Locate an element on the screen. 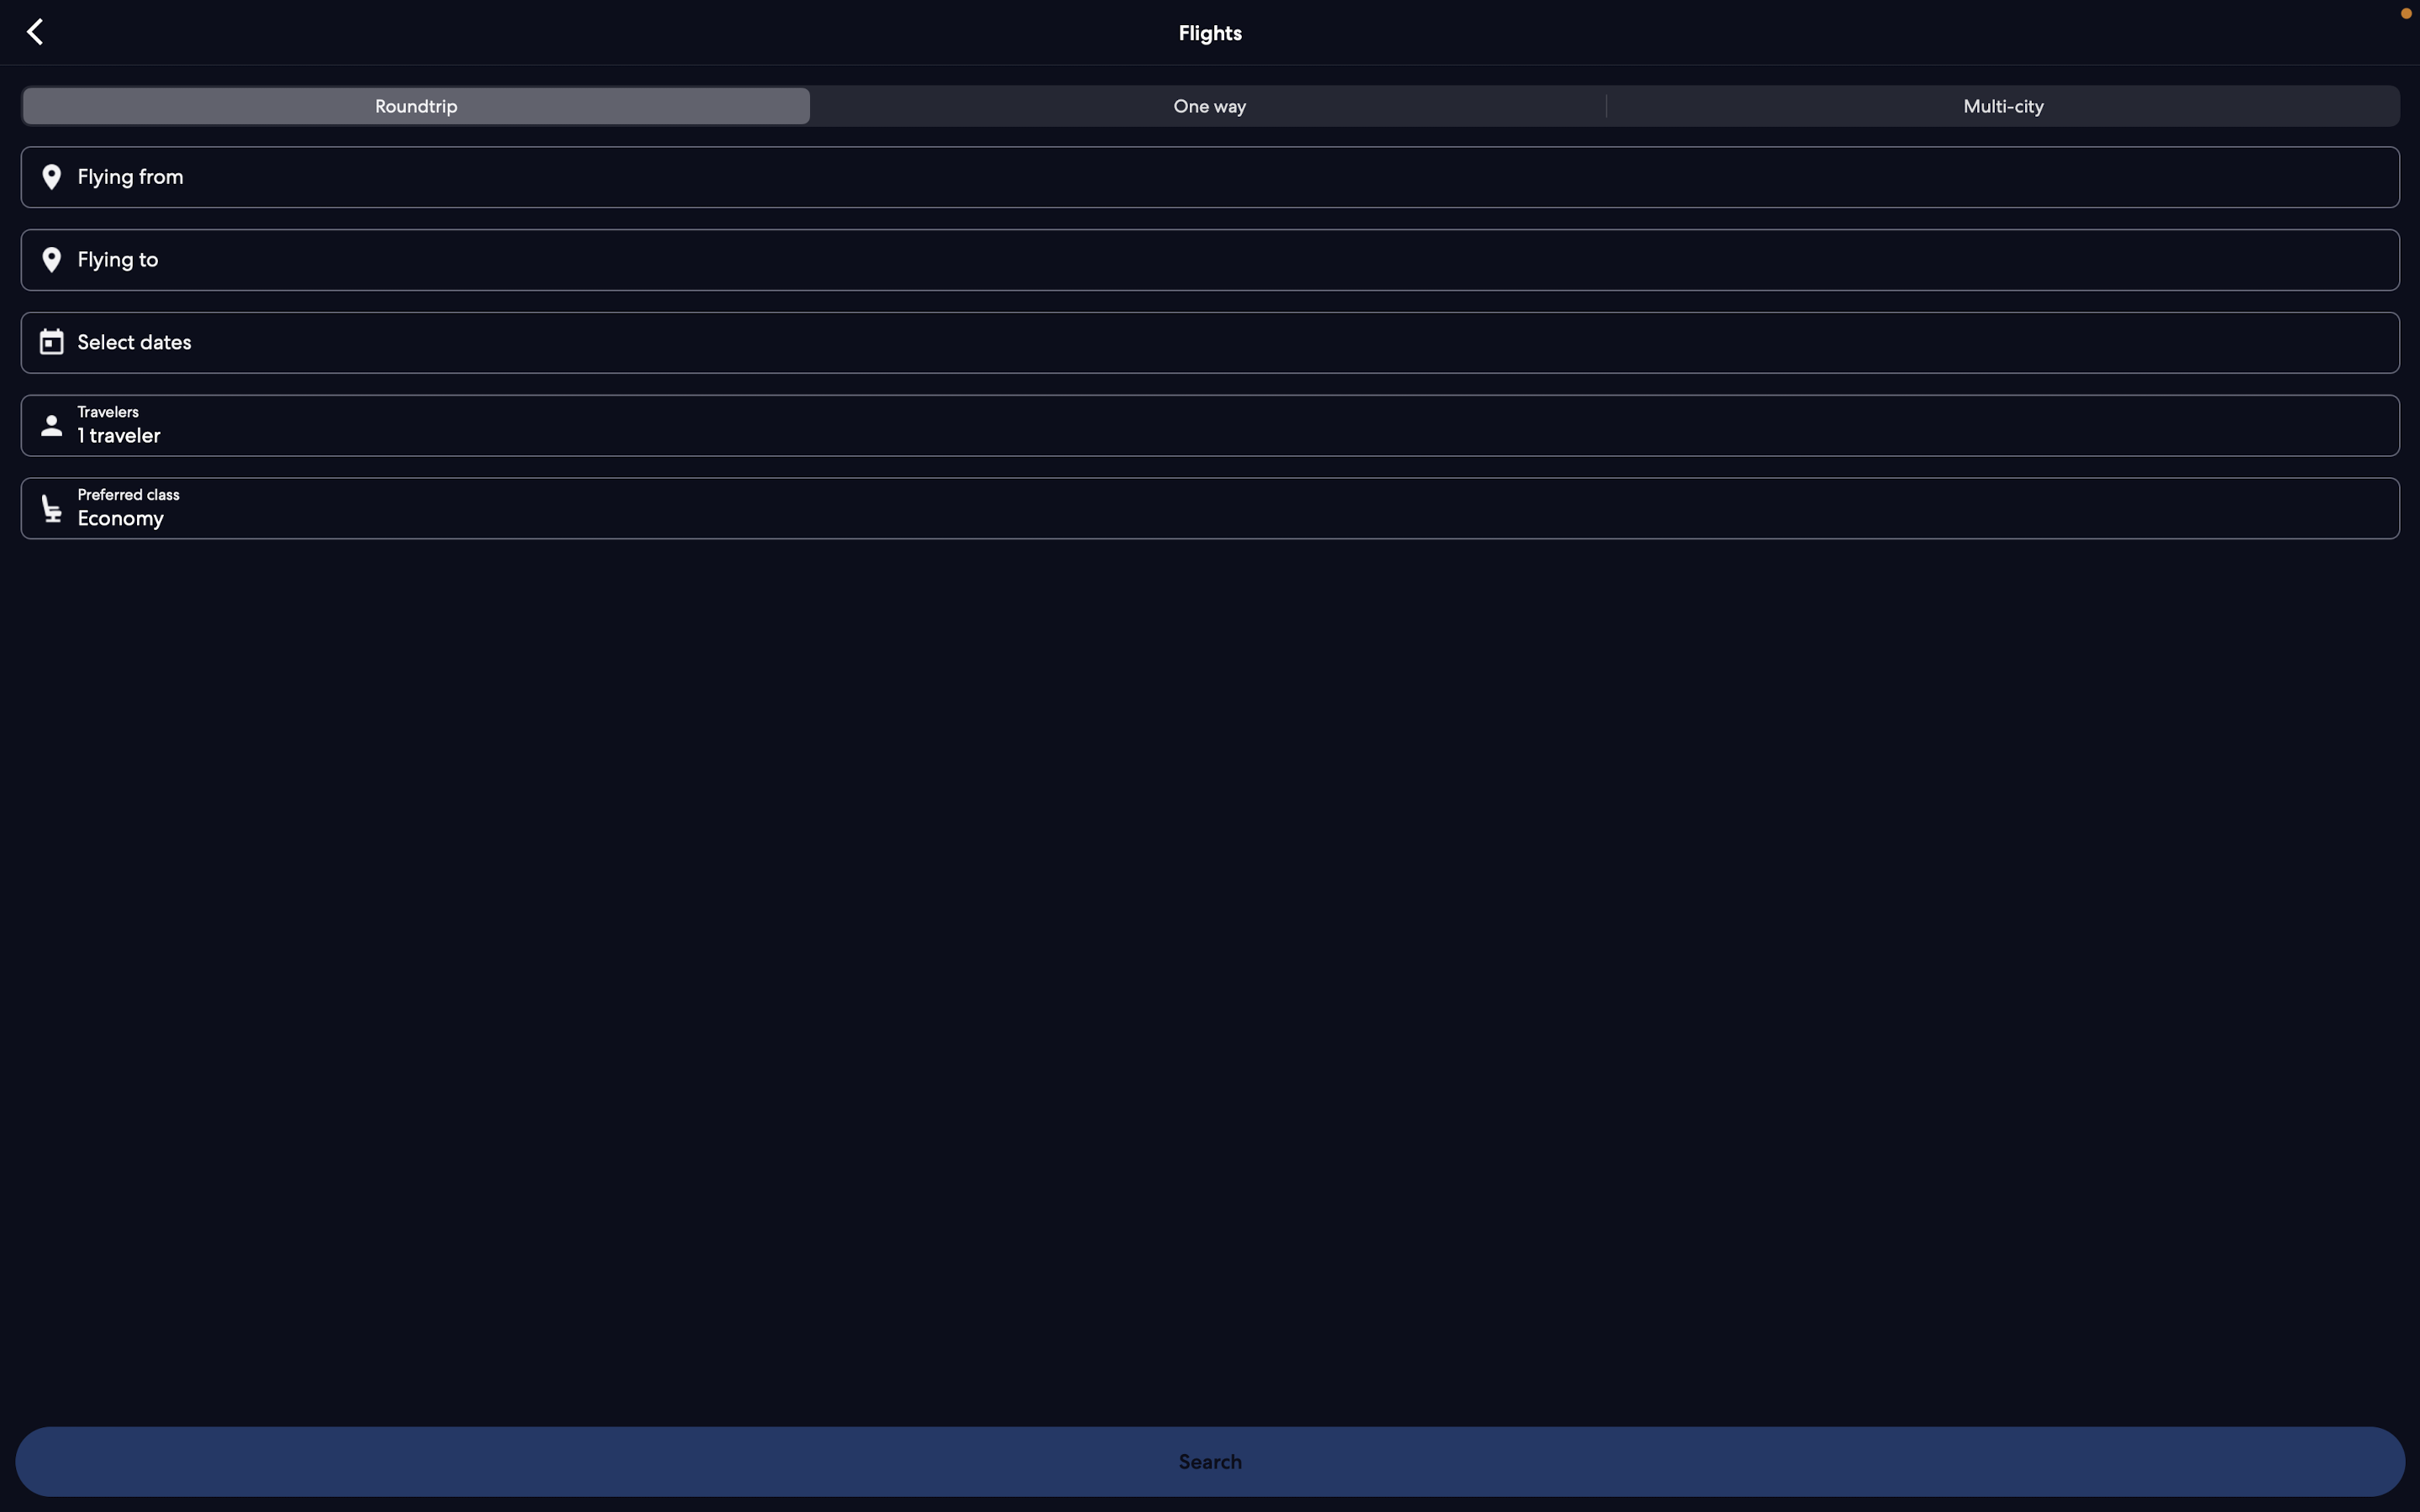  the travel dates is located at coordinates (1217, 339).